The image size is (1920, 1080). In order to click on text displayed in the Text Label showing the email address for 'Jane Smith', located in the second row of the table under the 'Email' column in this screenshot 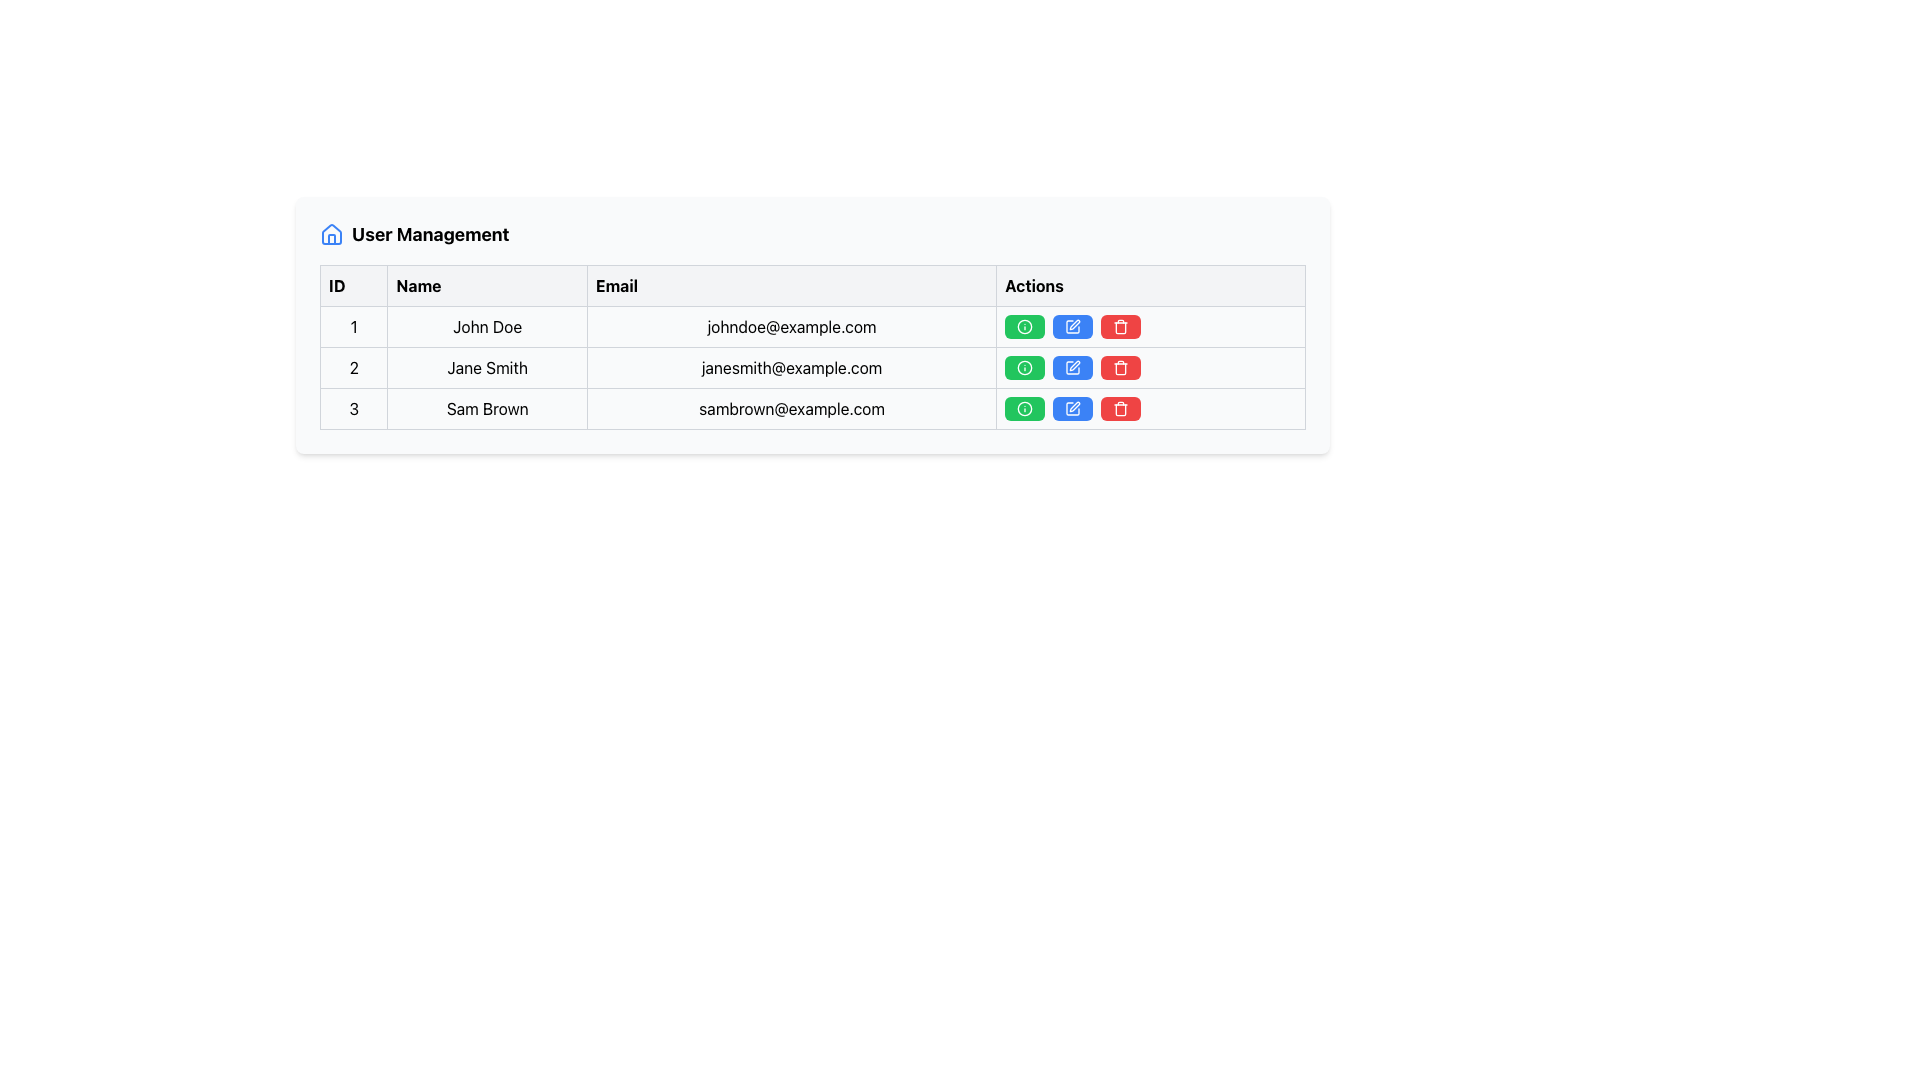, I will do `click(791, 367)`.